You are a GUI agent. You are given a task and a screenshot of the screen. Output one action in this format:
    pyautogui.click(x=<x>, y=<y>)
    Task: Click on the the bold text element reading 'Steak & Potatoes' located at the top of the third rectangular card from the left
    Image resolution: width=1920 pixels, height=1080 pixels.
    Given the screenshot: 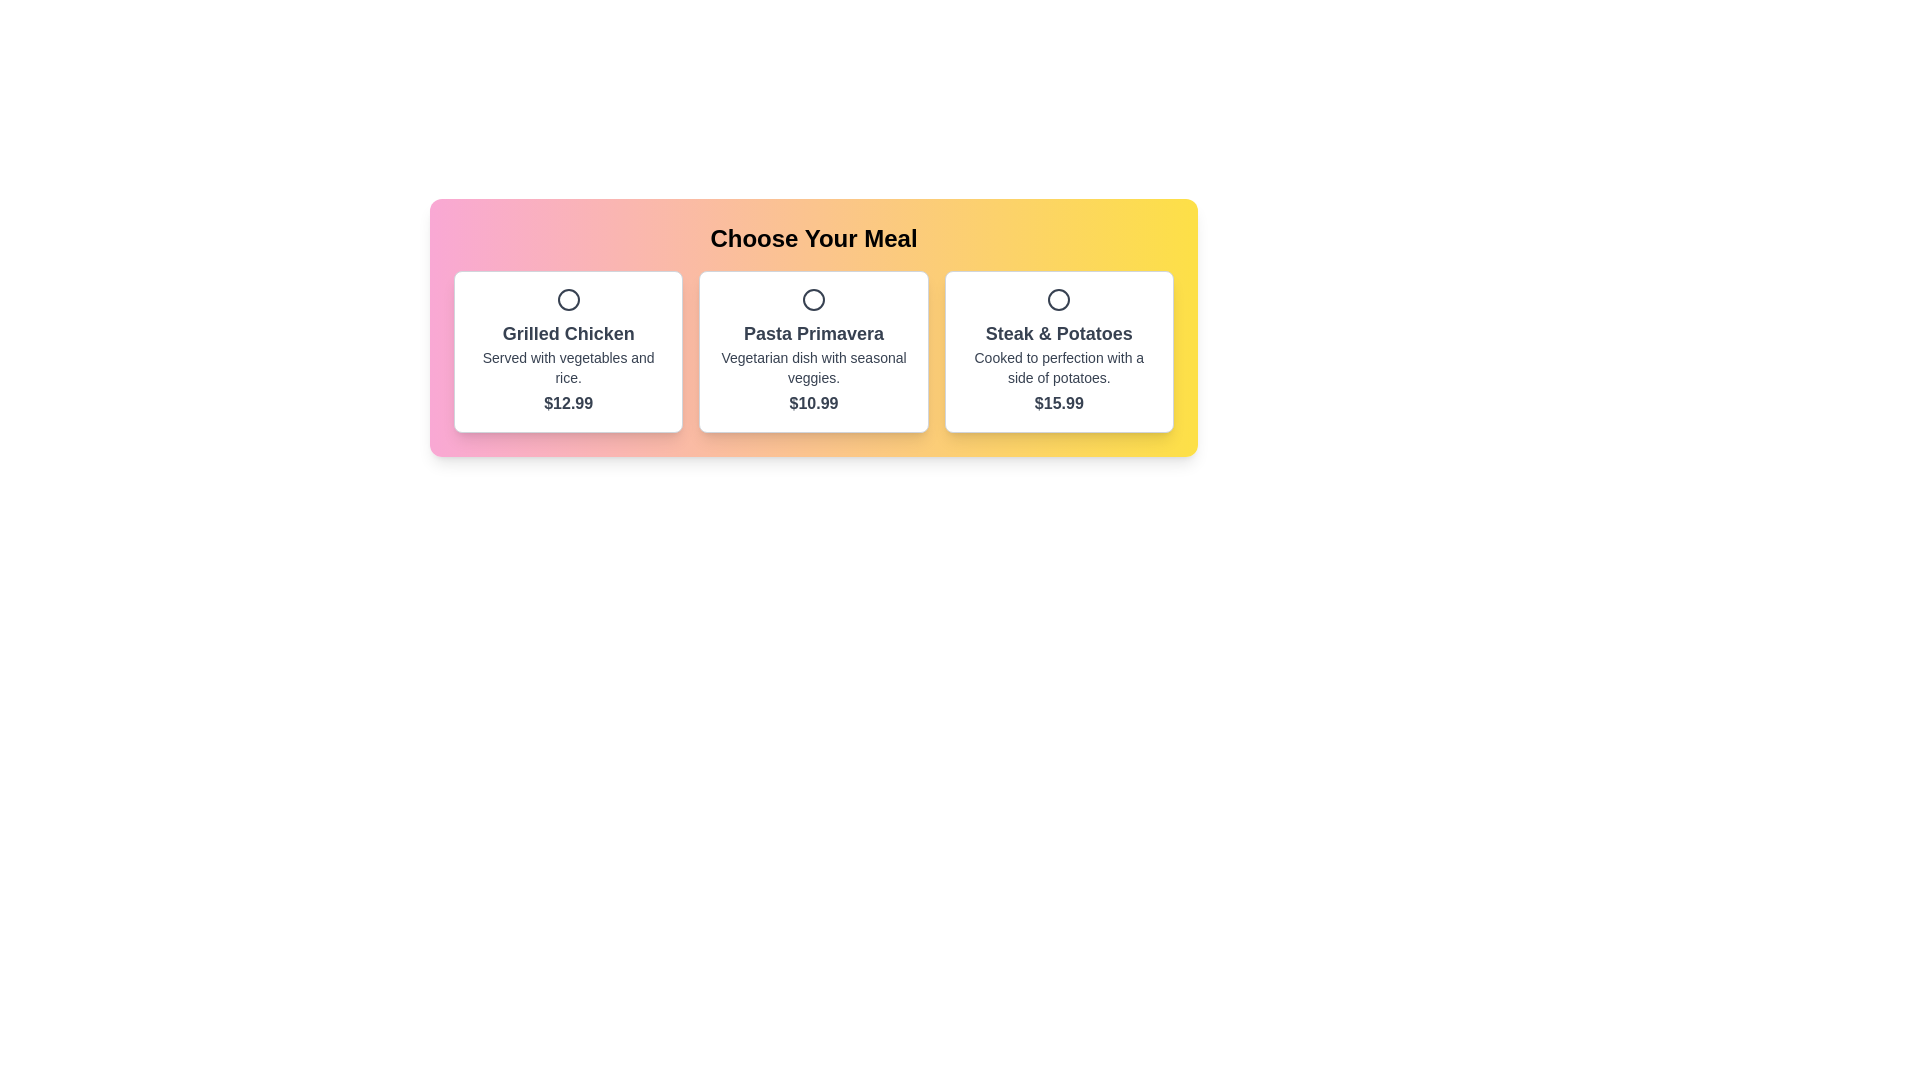 What is the action you would take?
    pyautogui.click(x=1058, y=333)
    